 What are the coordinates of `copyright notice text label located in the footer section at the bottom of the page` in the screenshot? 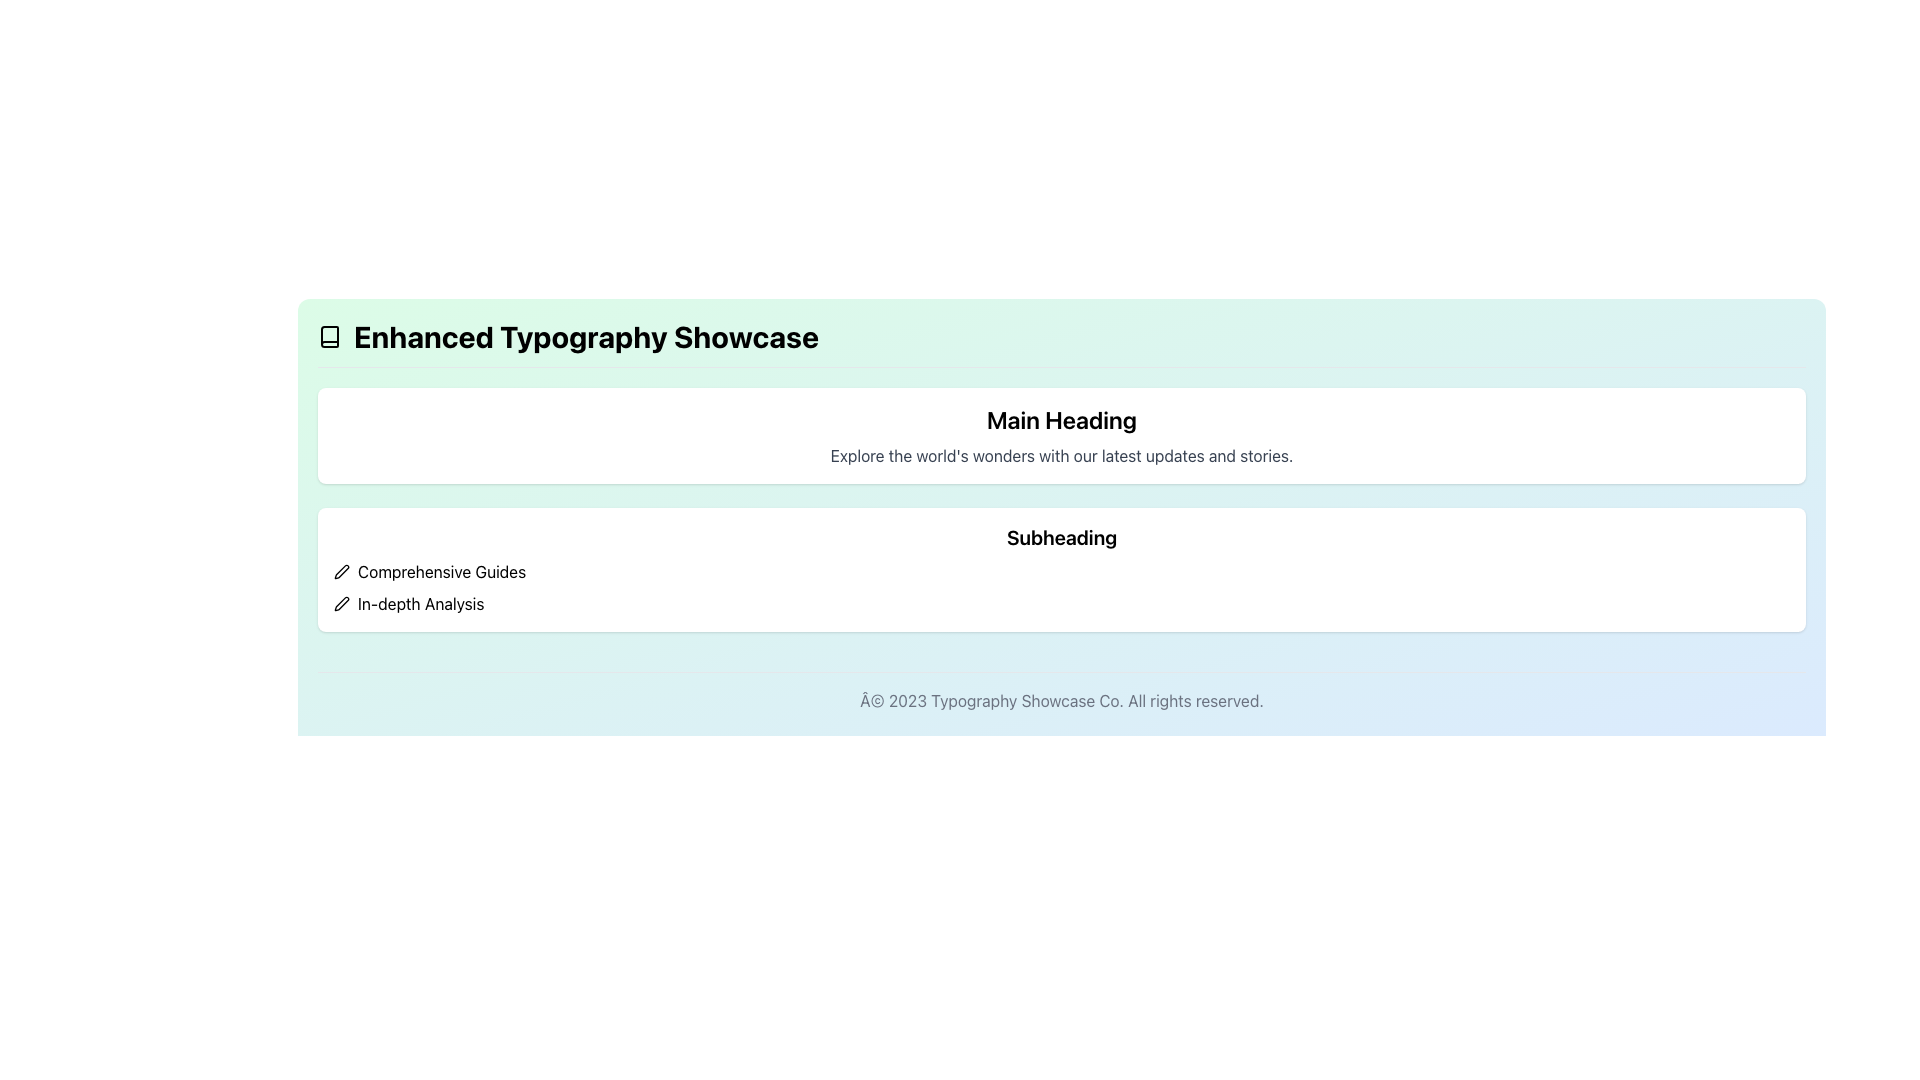 It's located at (1060, 700).